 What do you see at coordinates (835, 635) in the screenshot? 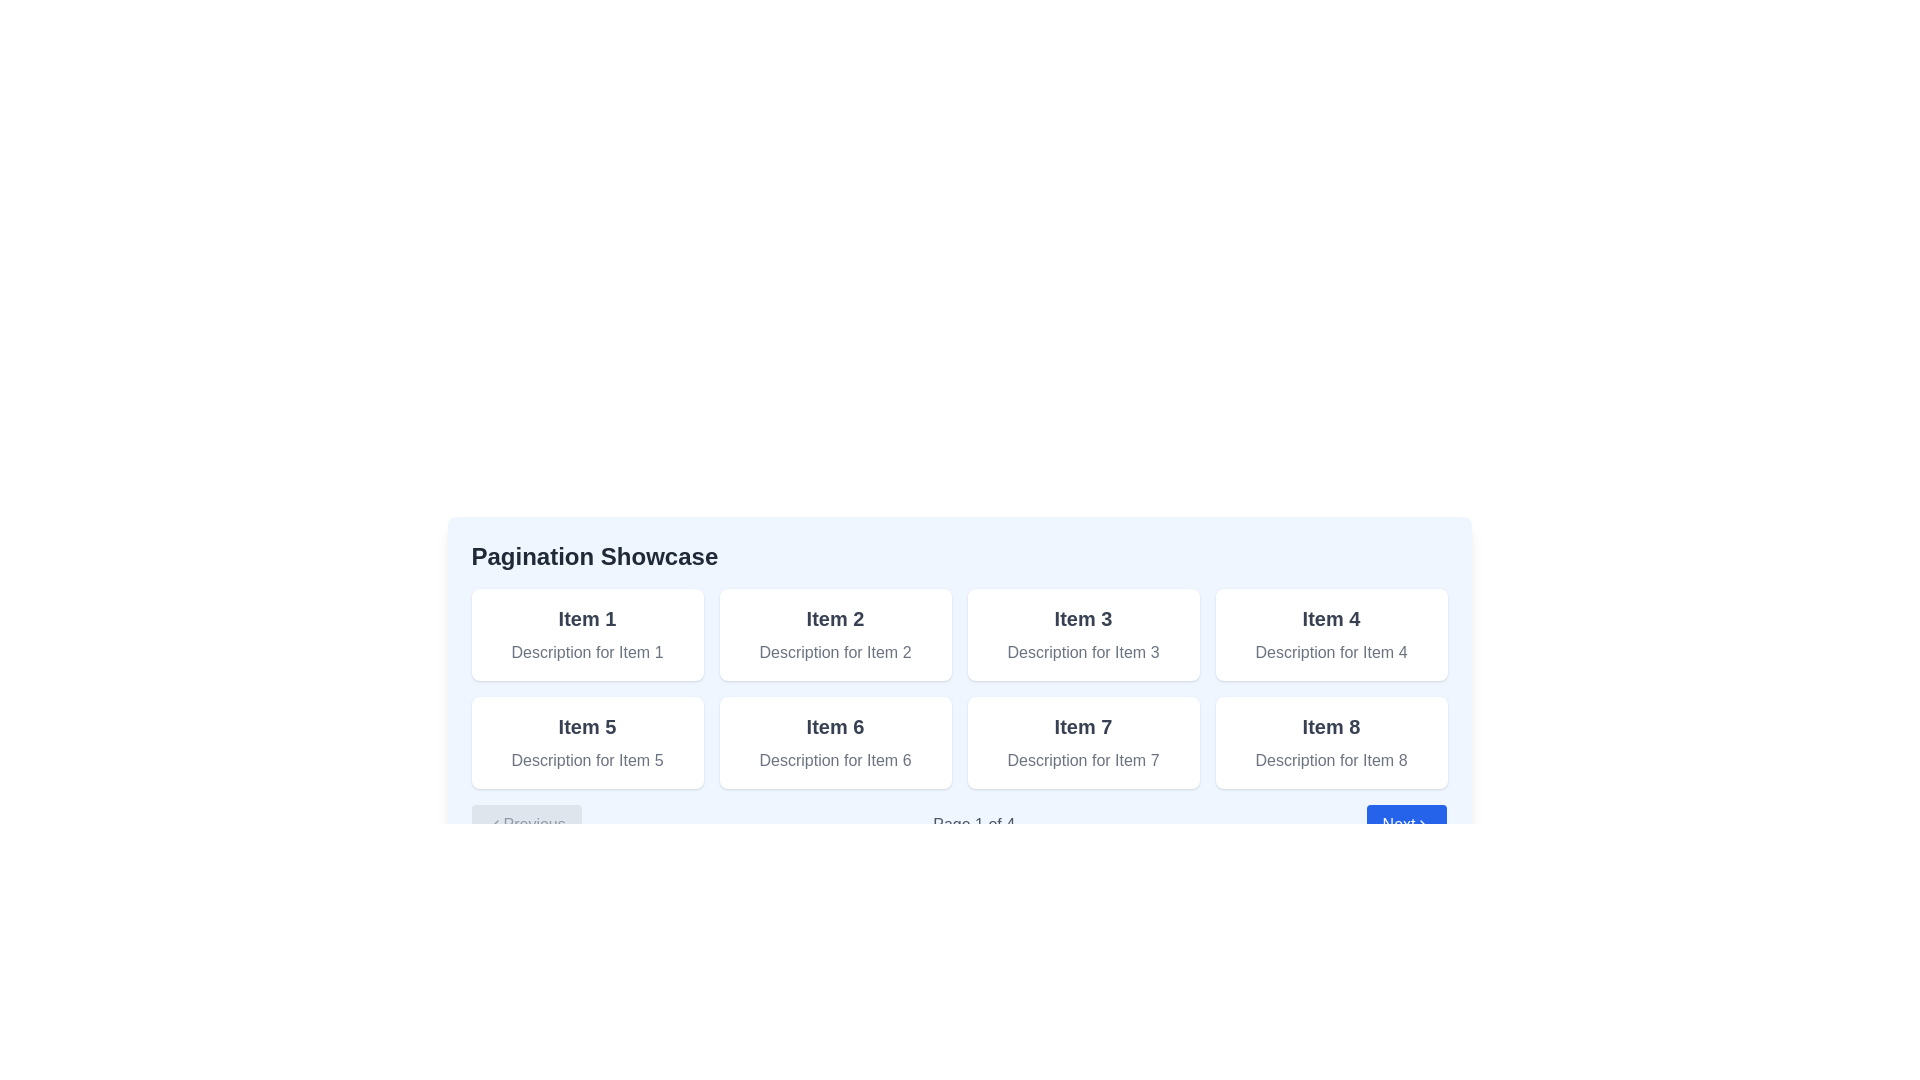
I see `the Display card positioned in the second column of the first row, which provides a summary or preview of specific content, located between 'Item 1' and 'Item 3'` at bounding box center [835, 635].